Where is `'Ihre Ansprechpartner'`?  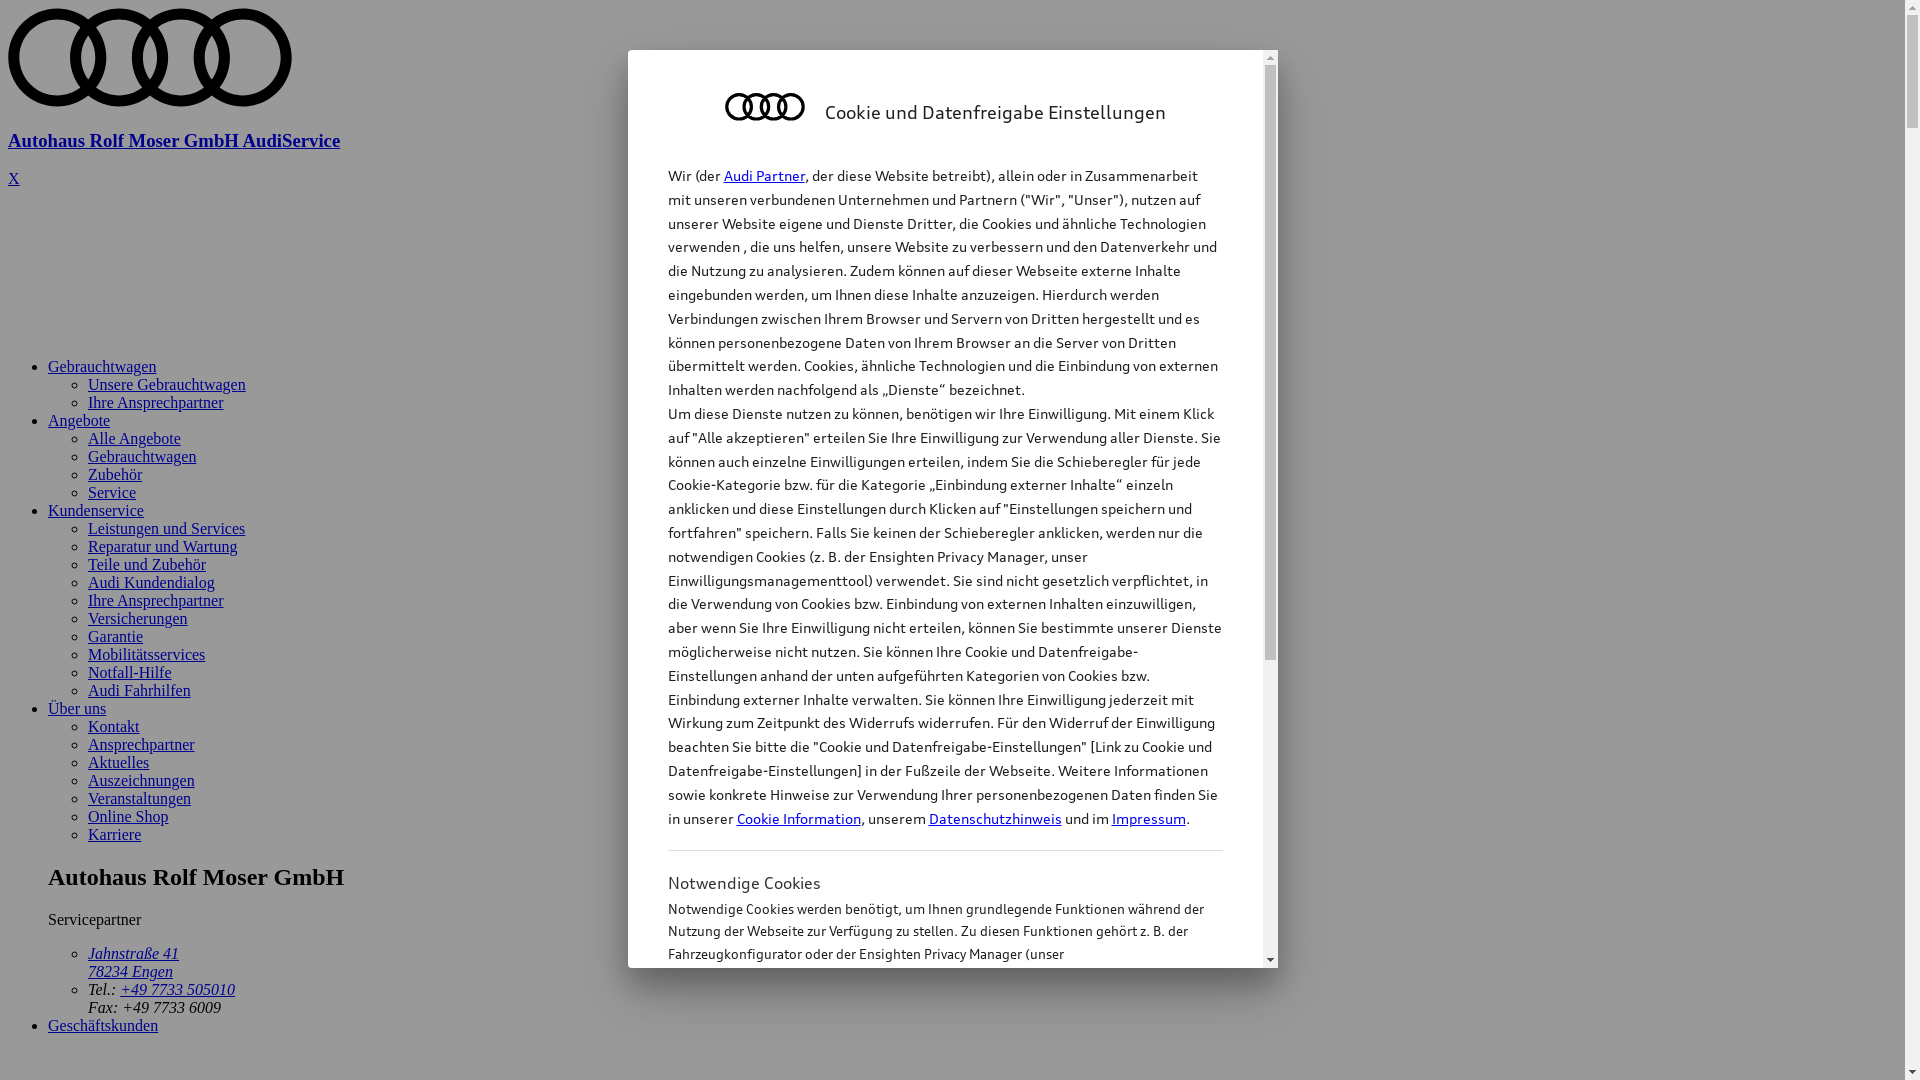 'Ihre Ansprechpartner' is located at coordinates (155, 402).